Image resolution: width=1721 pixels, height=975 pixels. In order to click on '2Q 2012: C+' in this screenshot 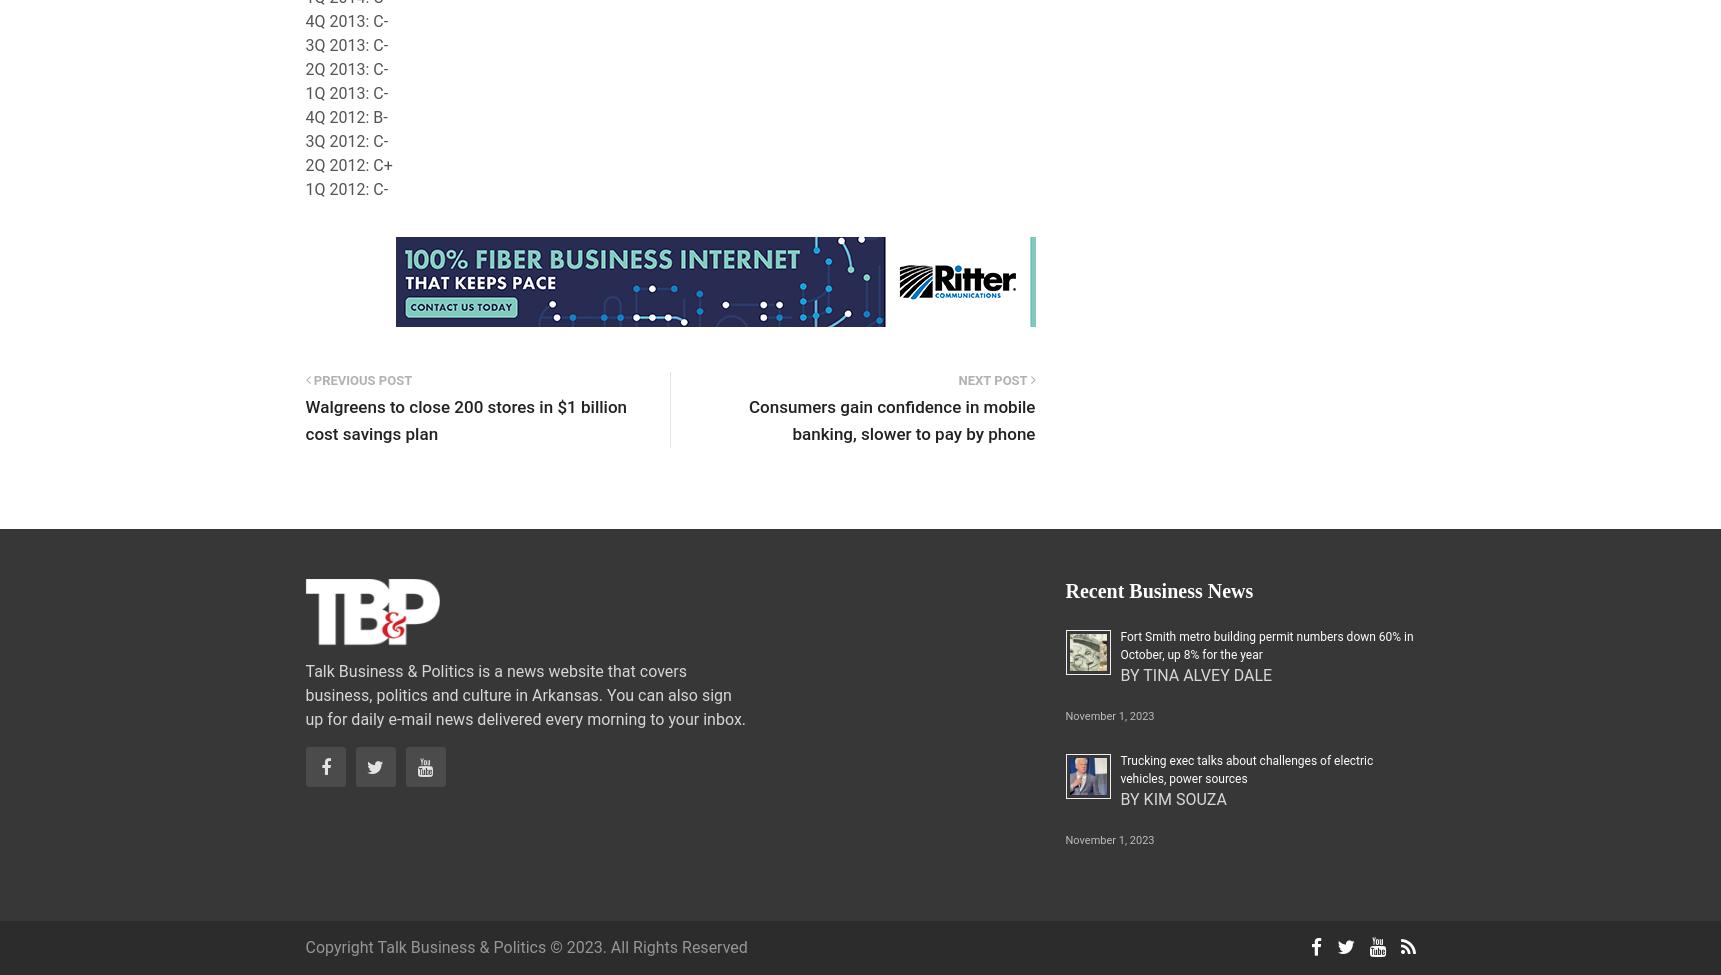, I will do `click(348, 164)`.